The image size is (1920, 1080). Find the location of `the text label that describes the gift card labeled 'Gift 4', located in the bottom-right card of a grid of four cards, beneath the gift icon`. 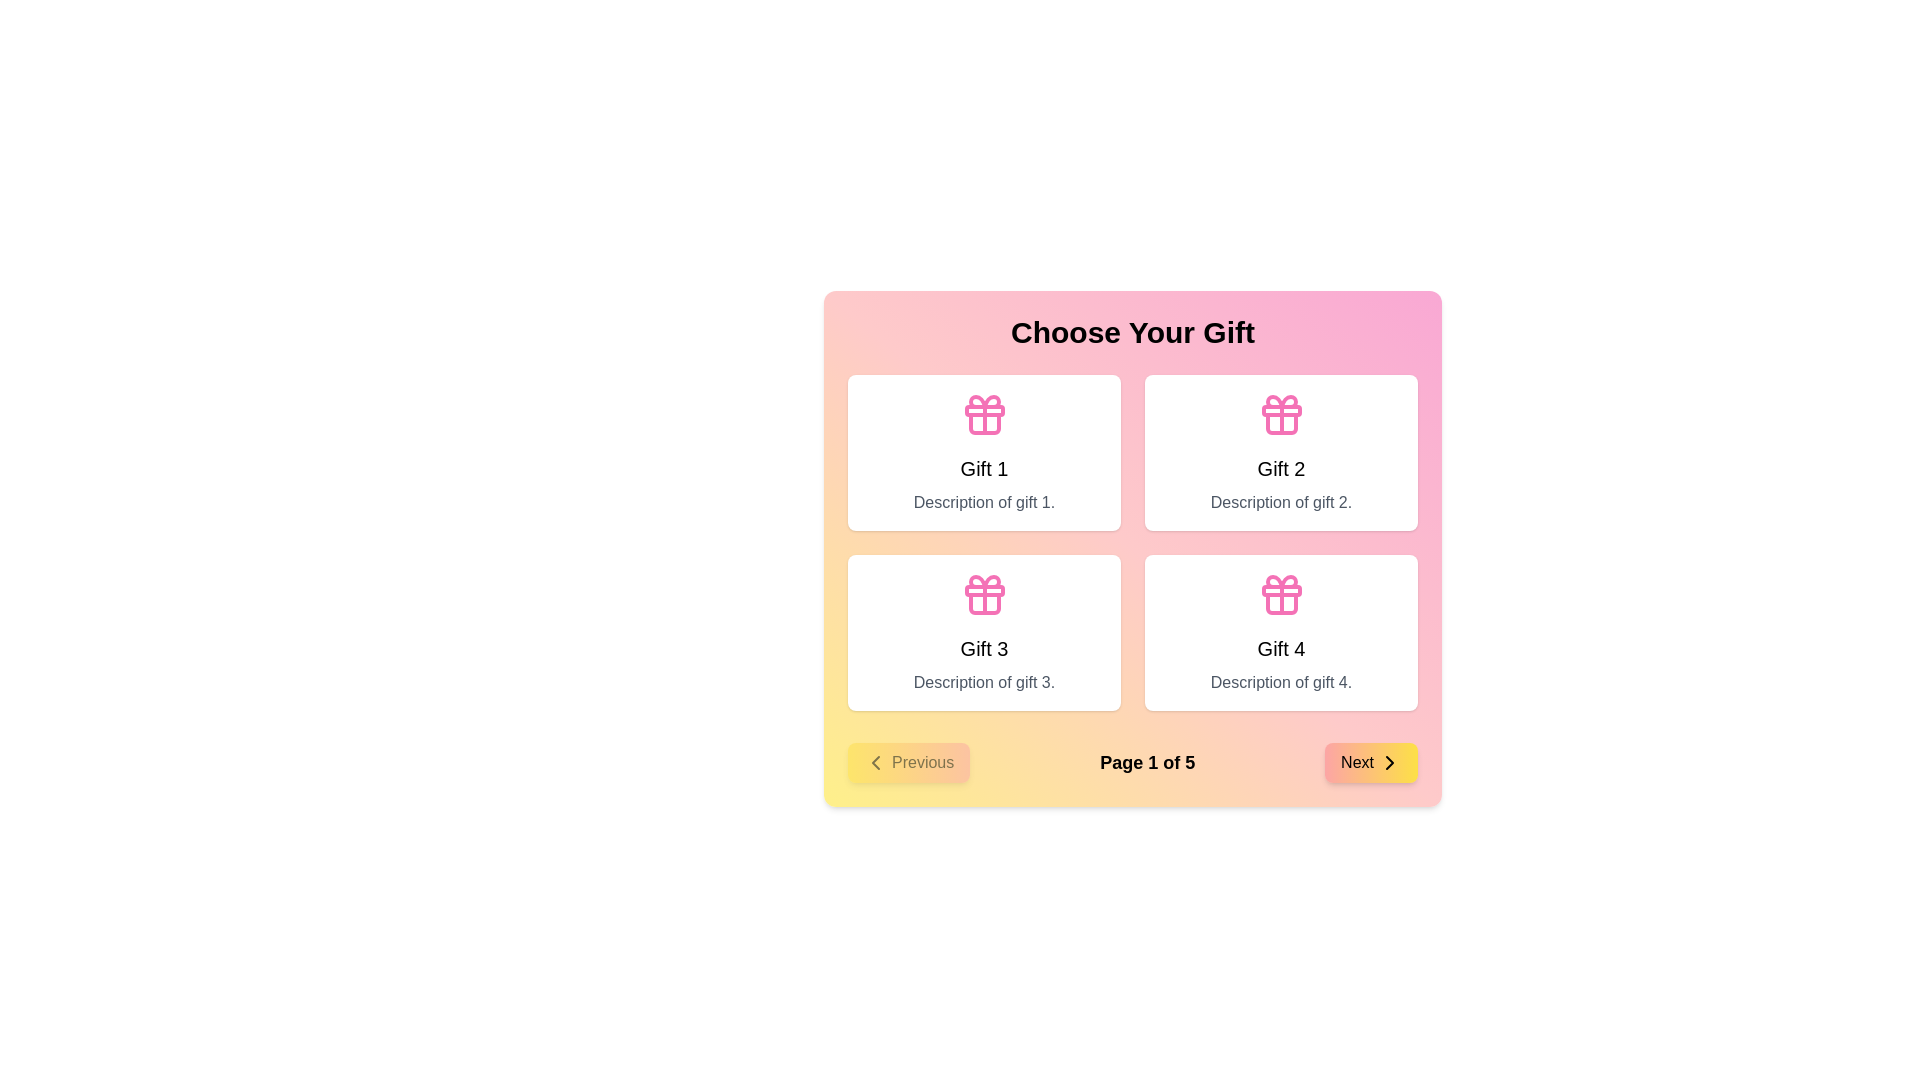

the text label that describes the gift card labeled 'Gift 4', located in the bottom-right card of a grid of four cards, beneath the gift icon is located at coordinates (1281, 681).